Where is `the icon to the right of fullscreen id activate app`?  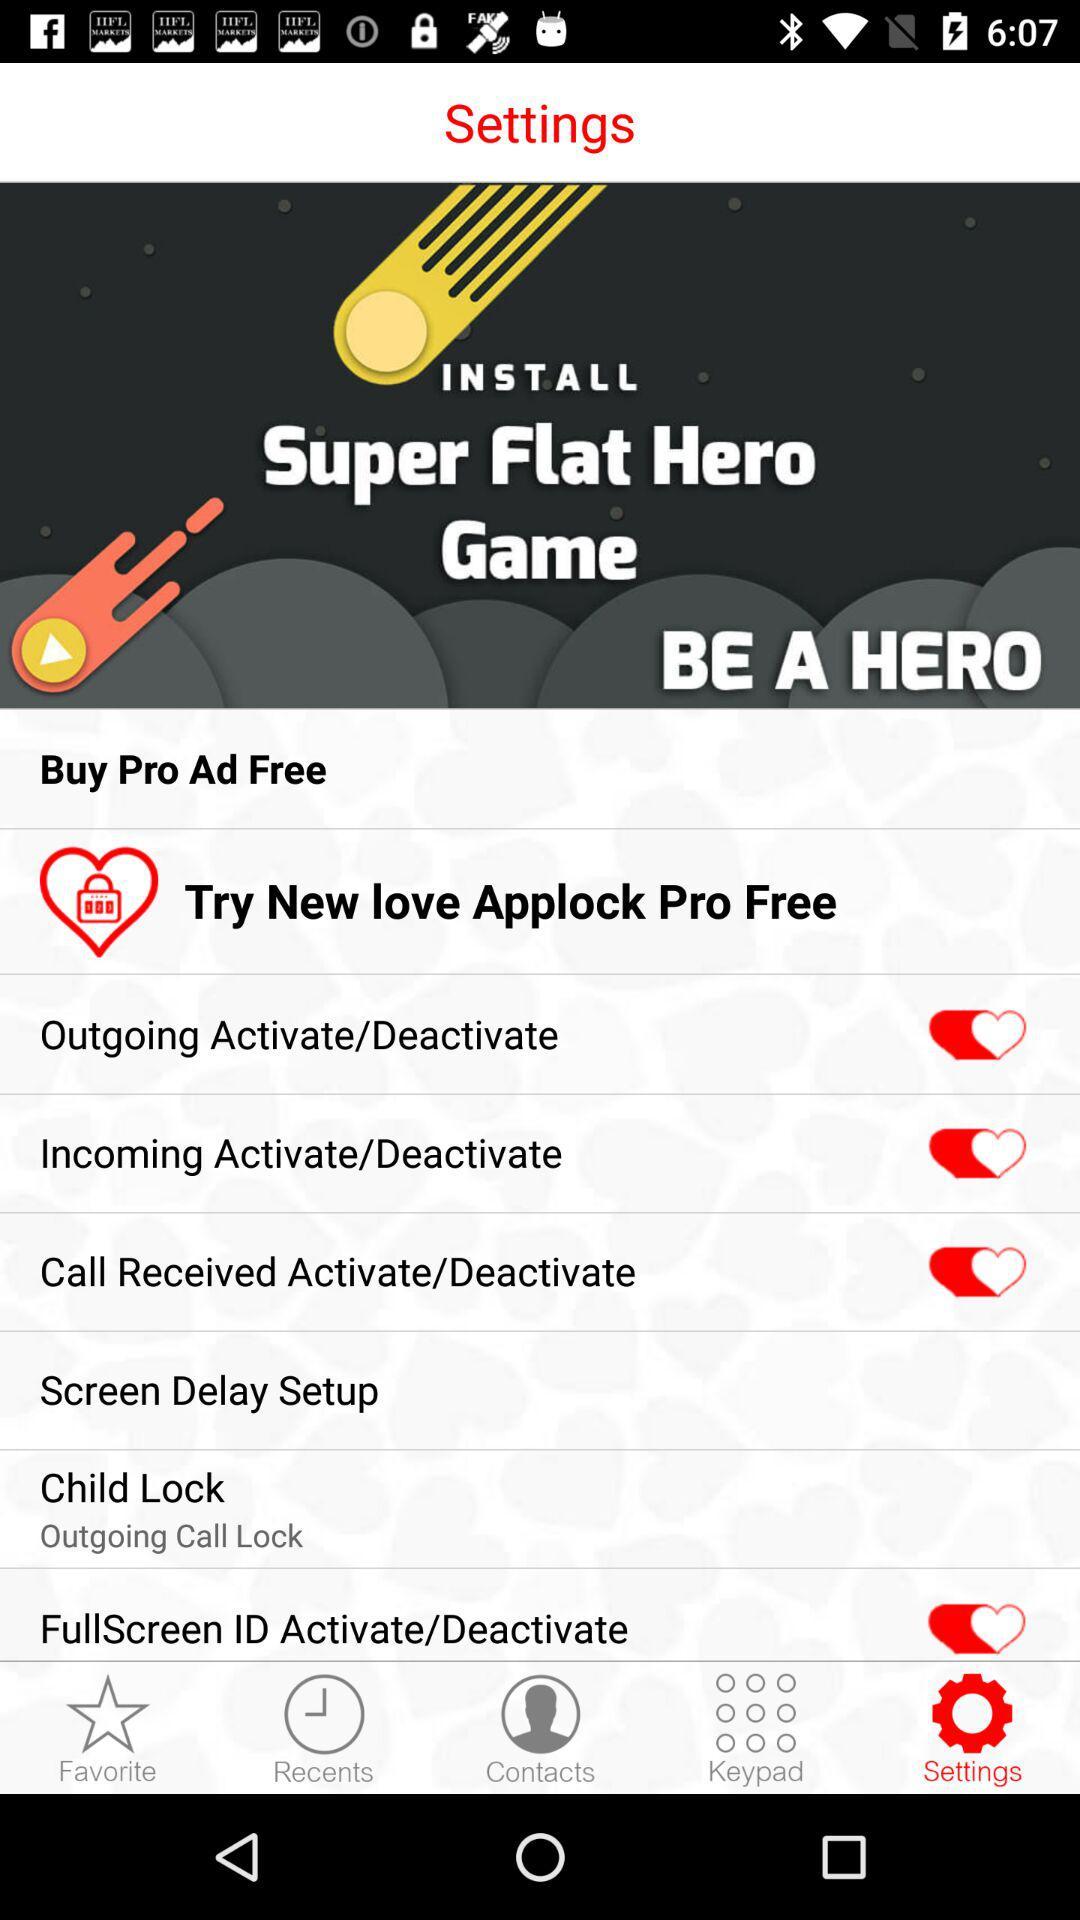
the icon to the right of fullscreen id activate app is located at coordinates (756, 1728).